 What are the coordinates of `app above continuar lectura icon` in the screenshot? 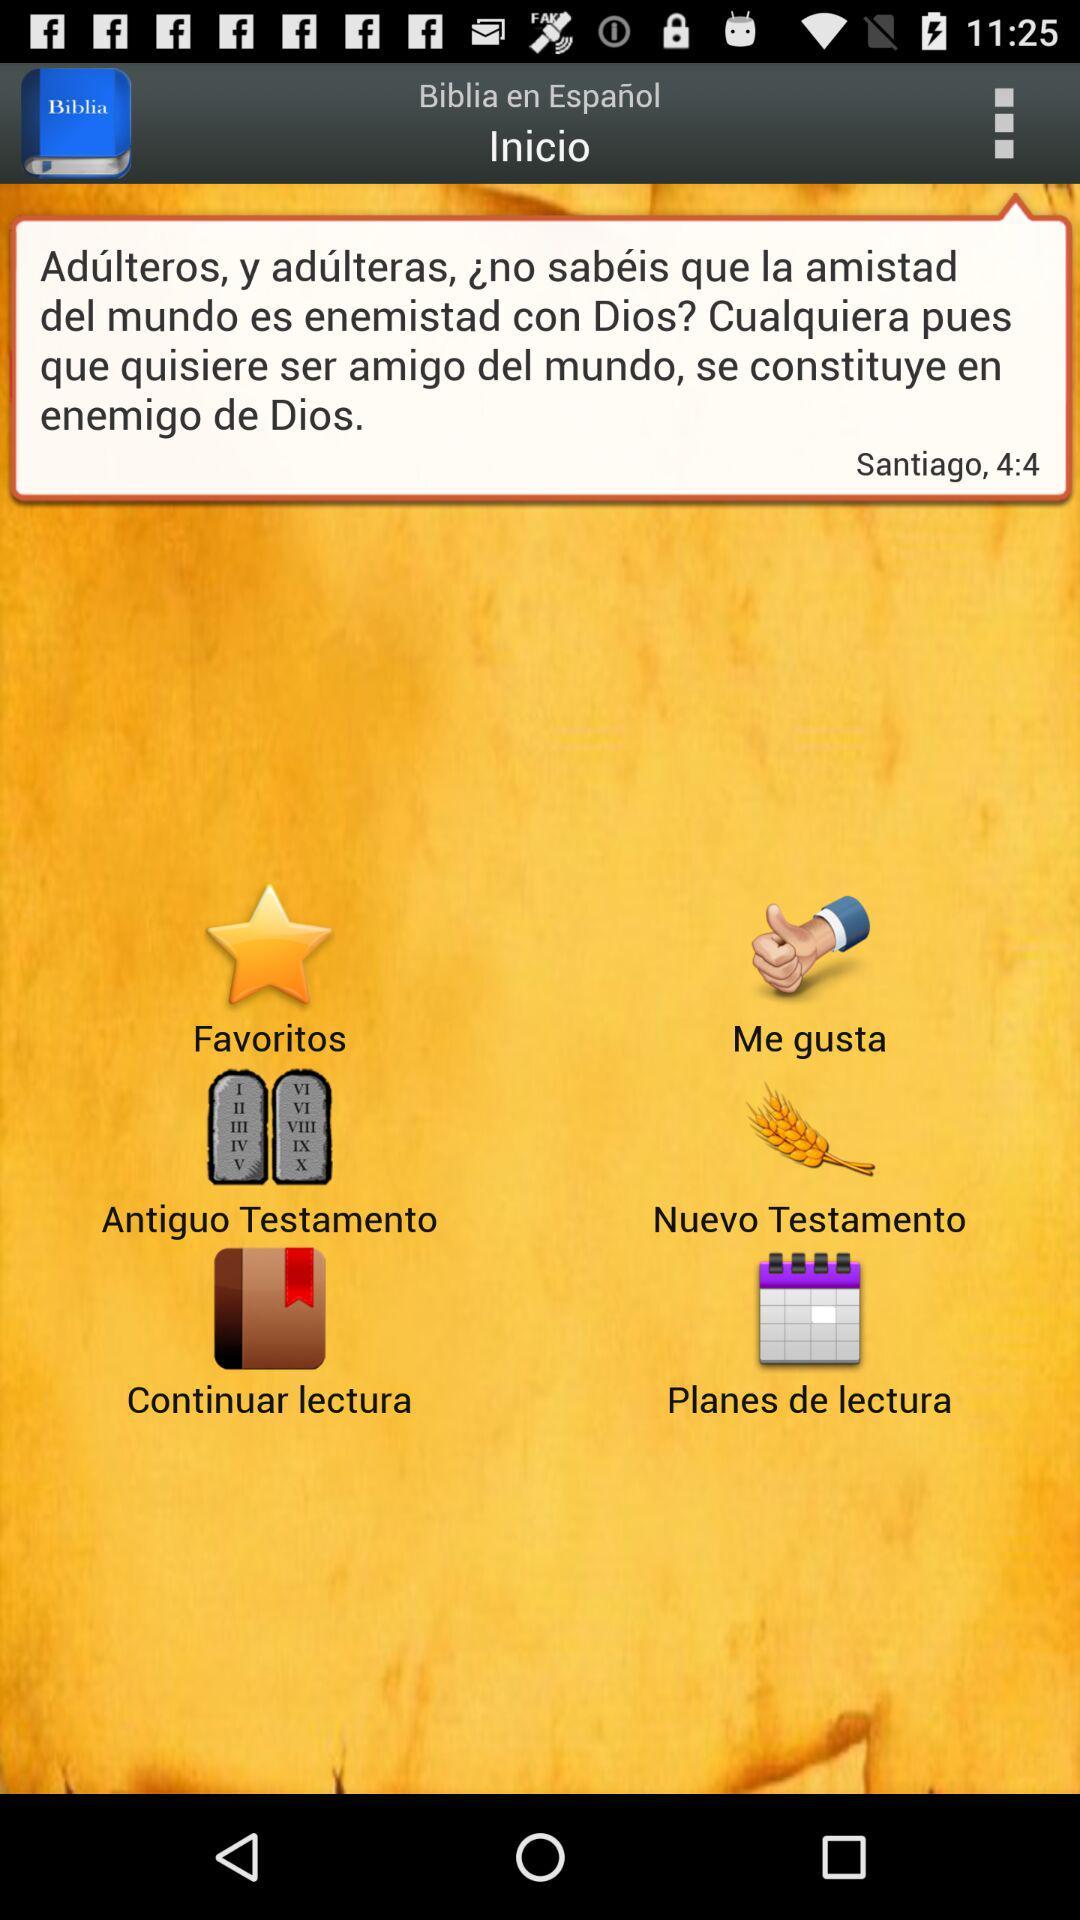 It's located at (268, 1308).